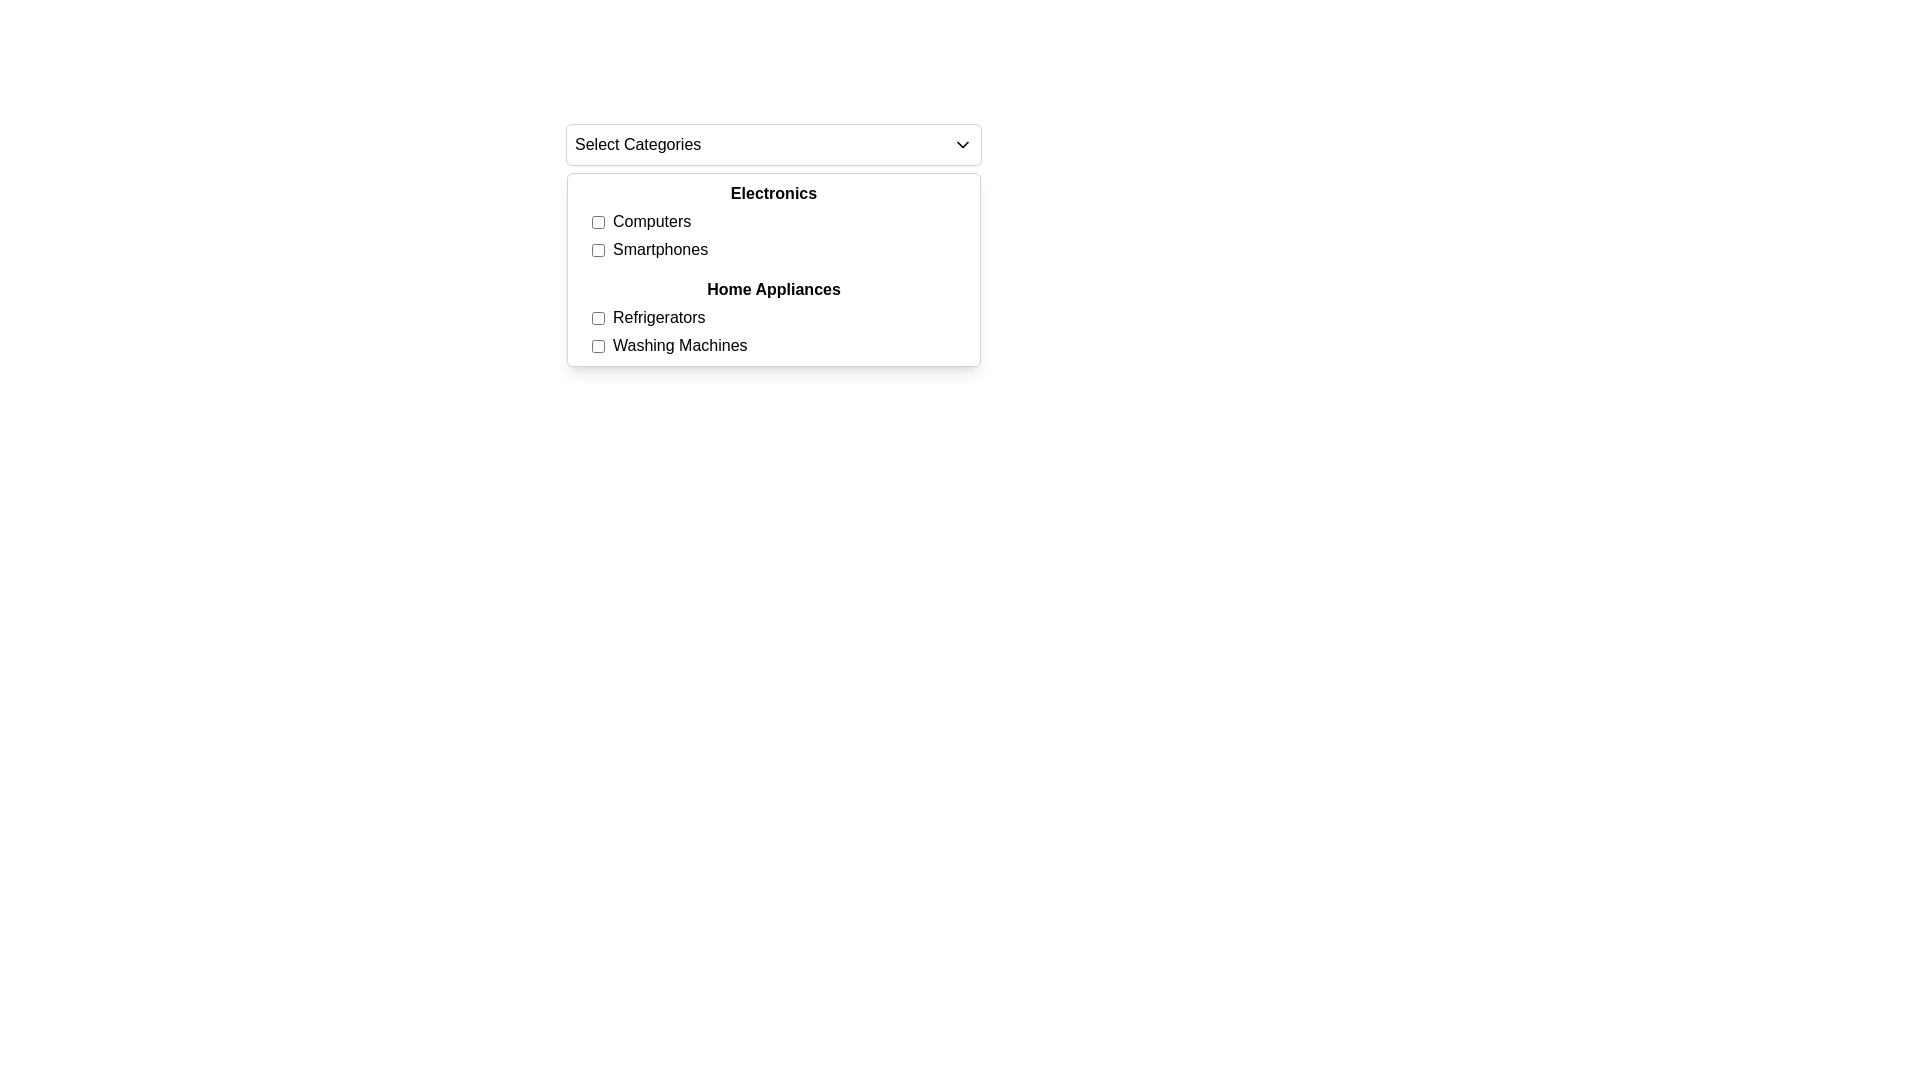 The width and height of the screenshot is (1920, 1080). Describe the element at coordinates (597, 249) in the screenshot. I see `the selected checkbox aligned with the text 'Smartphones' in the dropdown menu under 'Select Categories'` at that location.